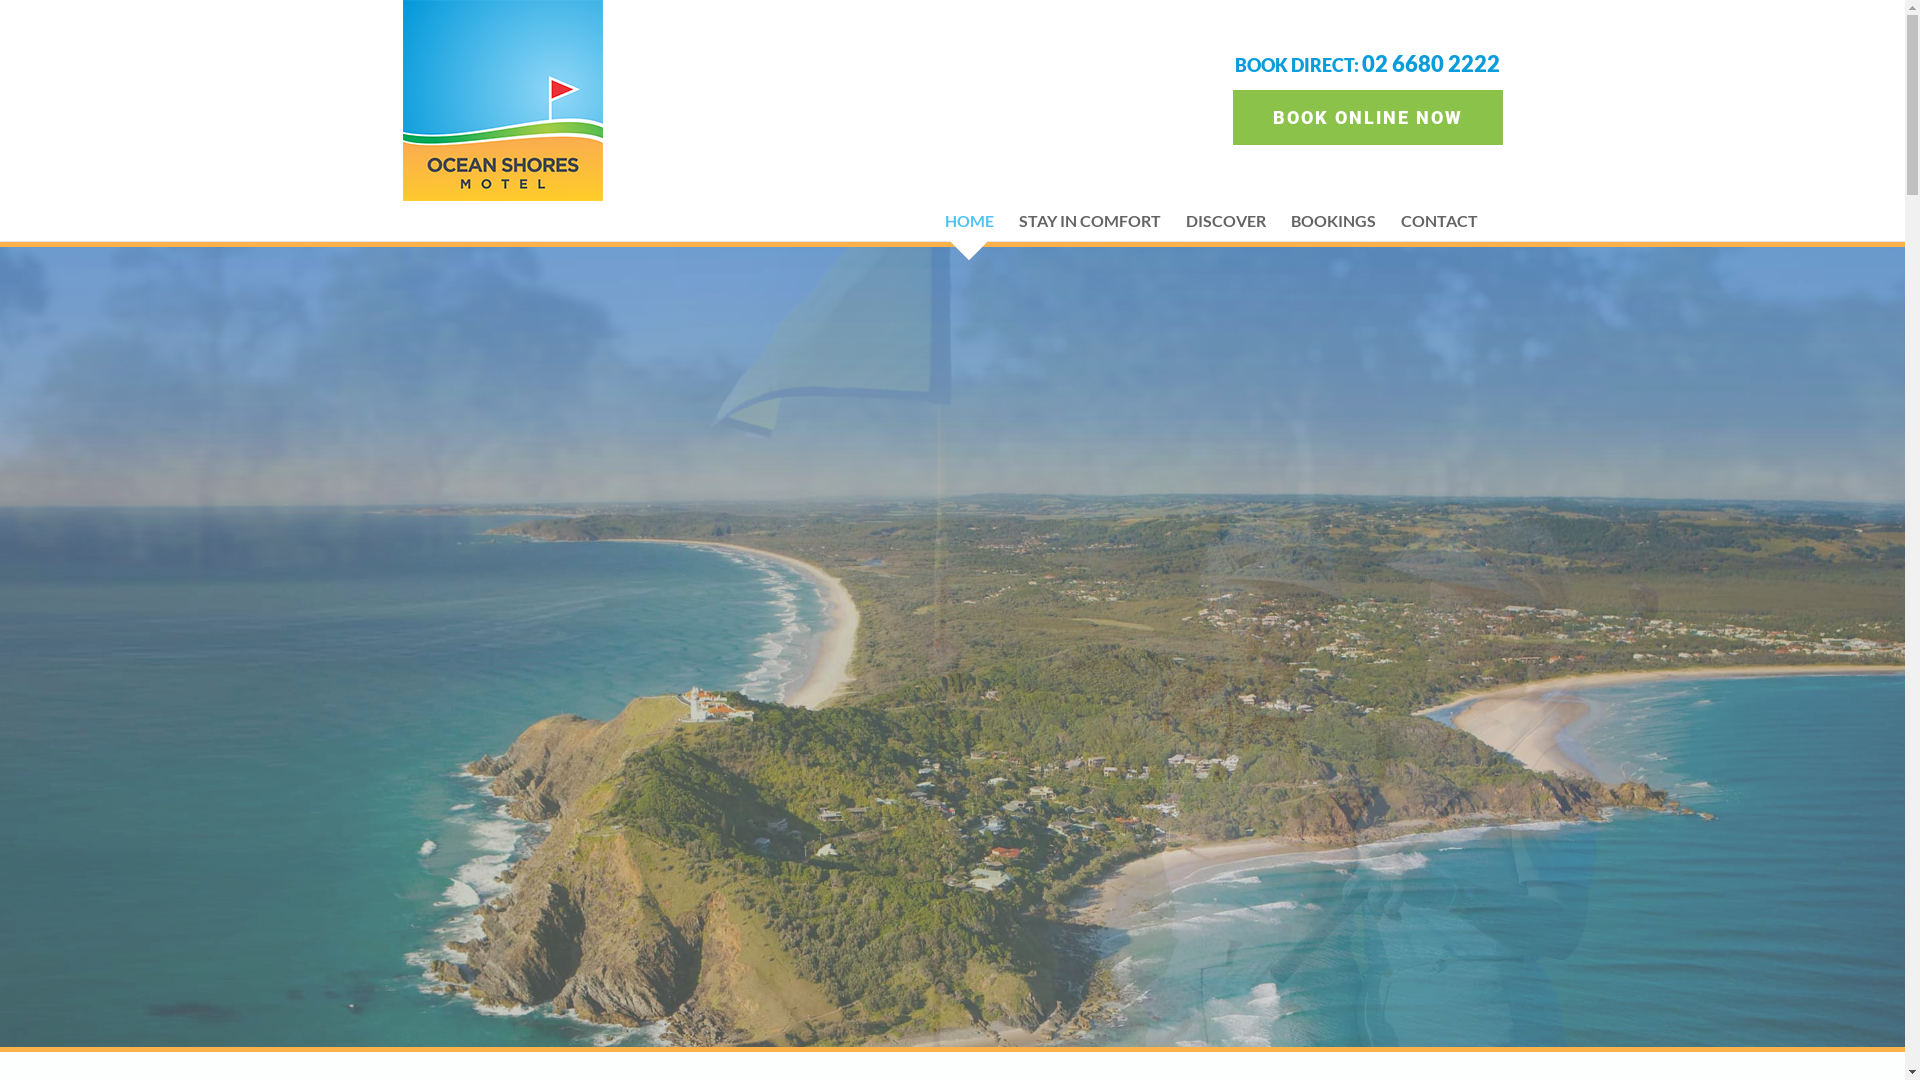 The height and width of the screenshot is (1080, 1920). I want to click on 'CONTACT', so click(1437, 220).